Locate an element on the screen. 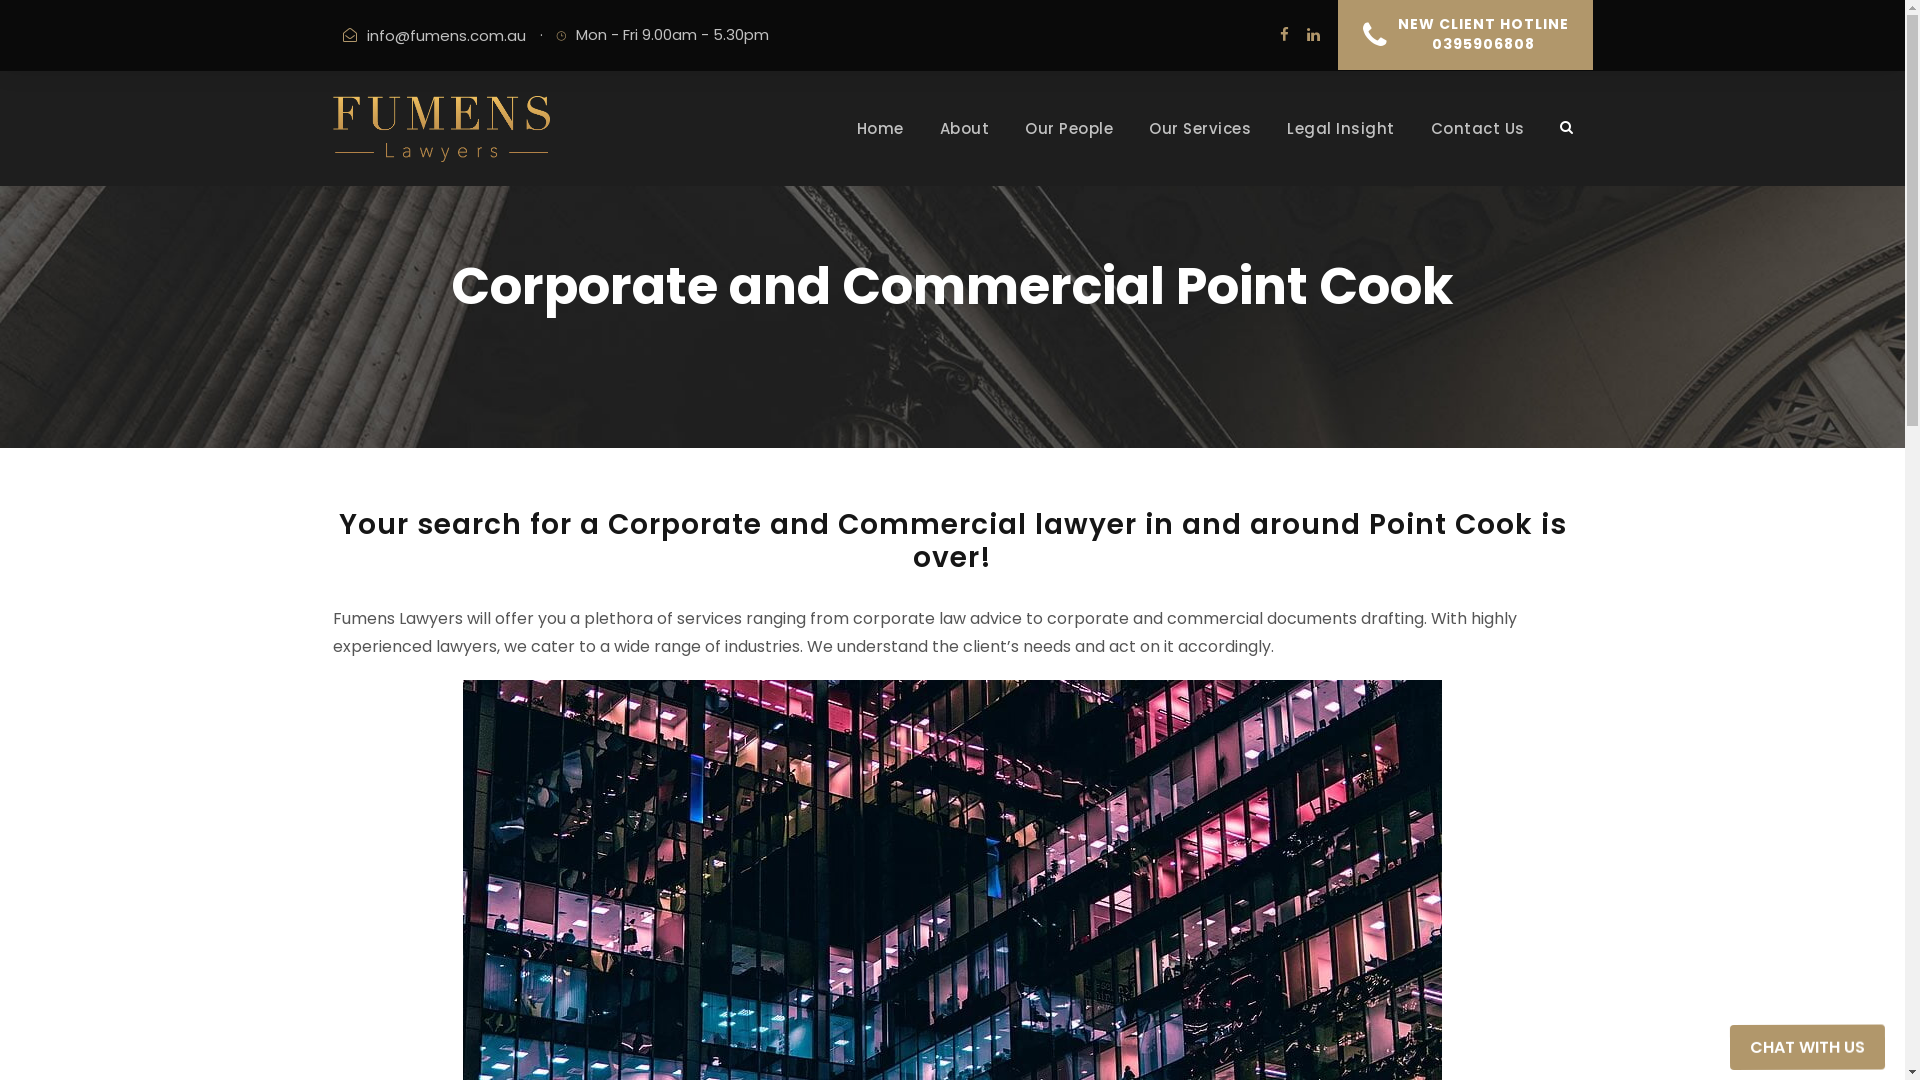  'About' is located at coordinates (939, 150).